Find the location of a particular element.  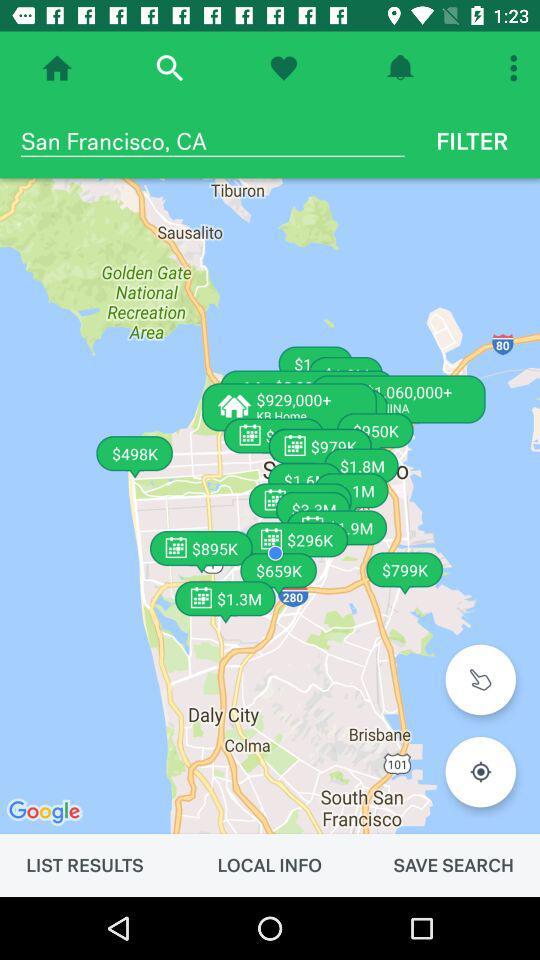

the item to the left of filter icon is located at coordinates (211, 140).